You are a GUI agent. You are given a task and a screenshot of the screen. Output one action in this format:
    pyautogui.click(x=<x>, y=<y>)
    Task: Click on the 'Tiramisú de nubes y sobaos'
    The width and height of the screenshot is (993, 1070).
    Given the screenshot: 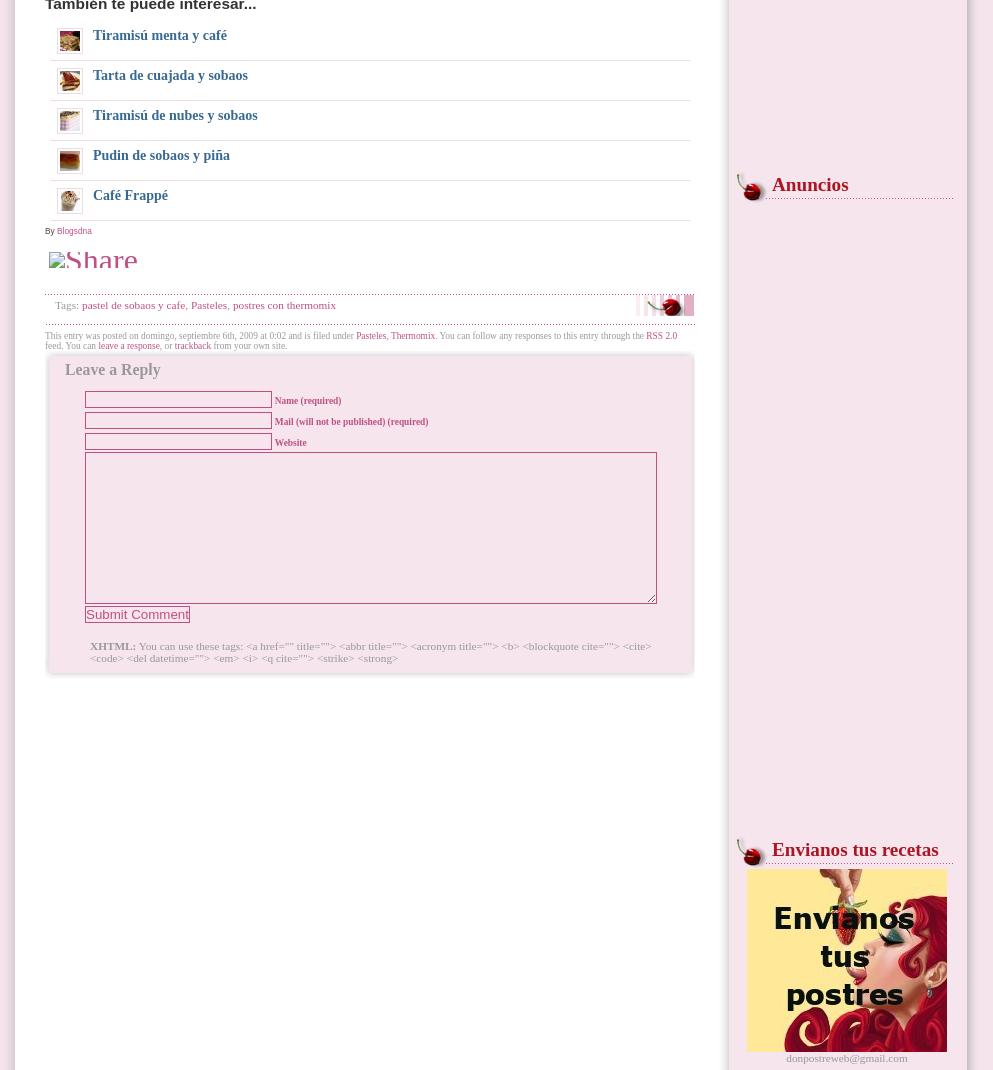 What is the action you would take?
    pyautogui.click(x=173, y=115)
    